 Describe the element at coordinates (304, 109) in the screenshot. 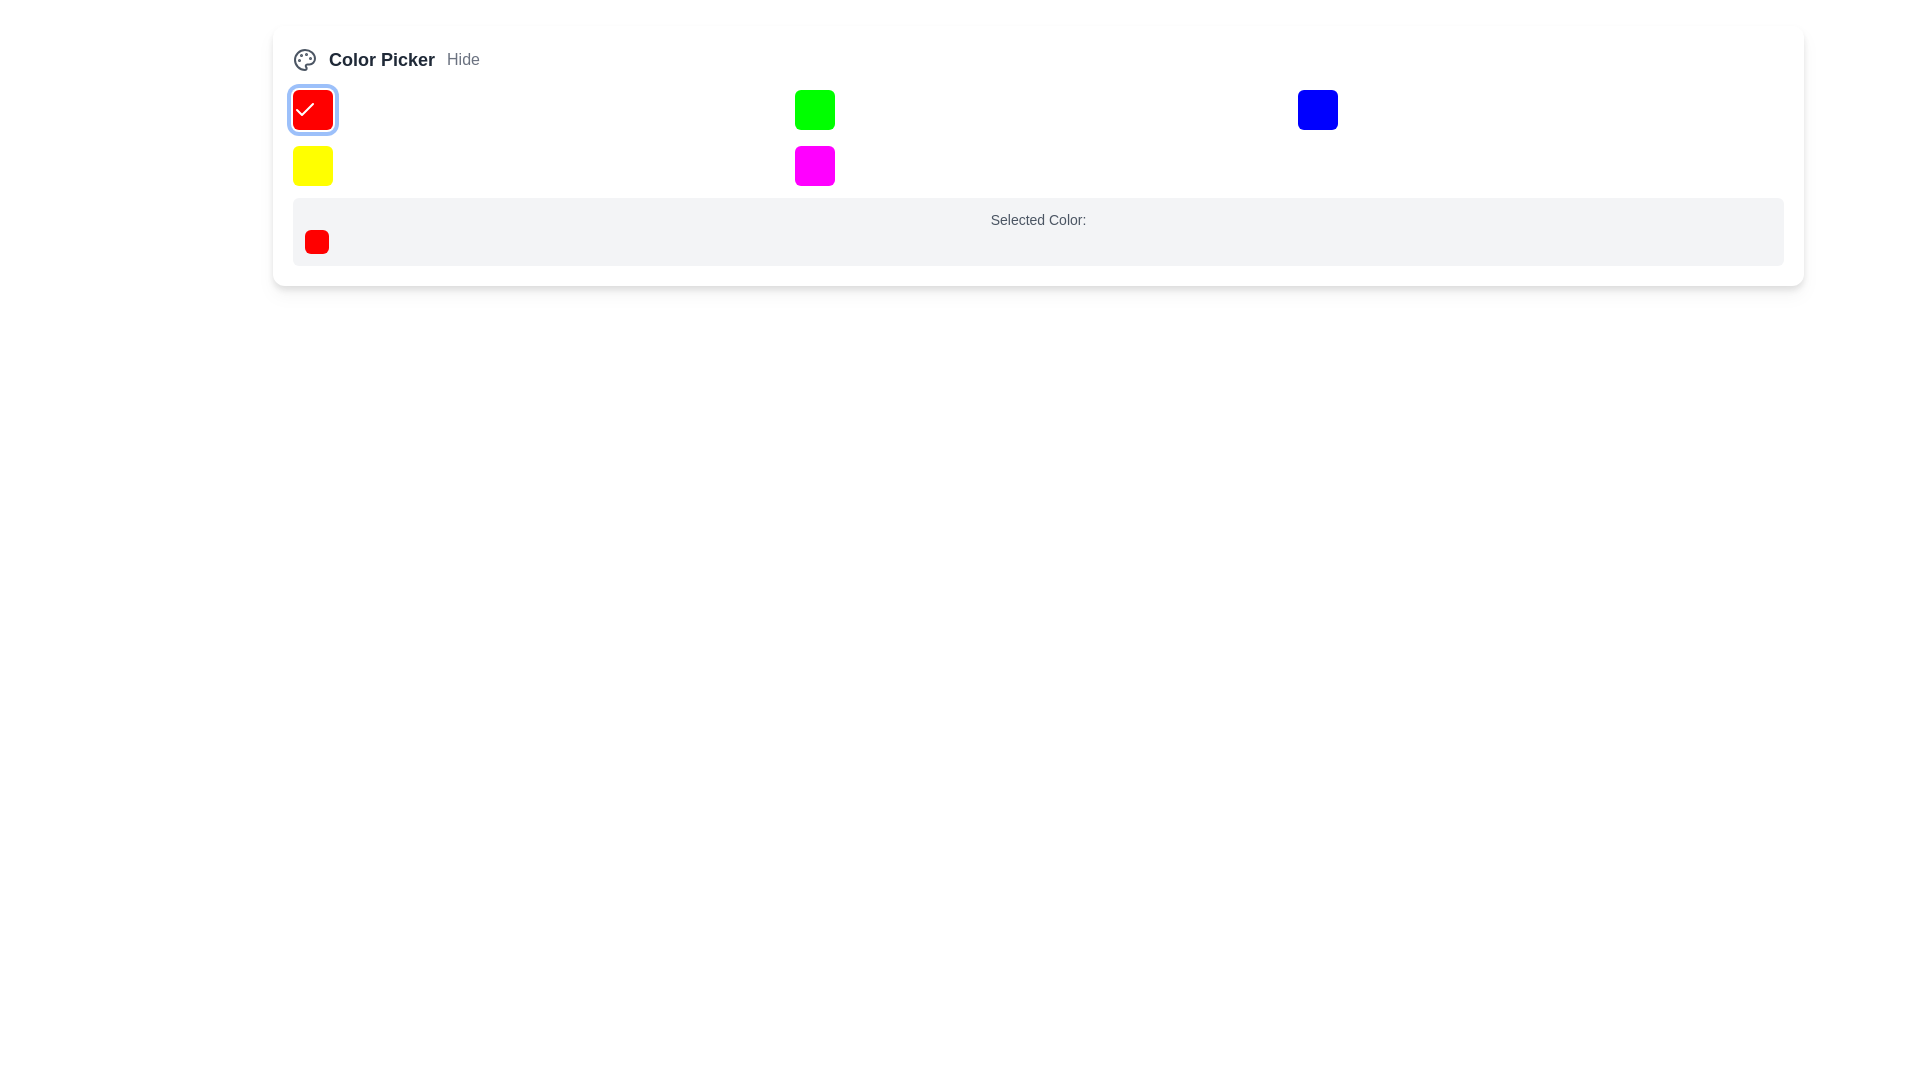

I see `the checkmark icon in the color picker to confirm the selection of the red color` at that location.